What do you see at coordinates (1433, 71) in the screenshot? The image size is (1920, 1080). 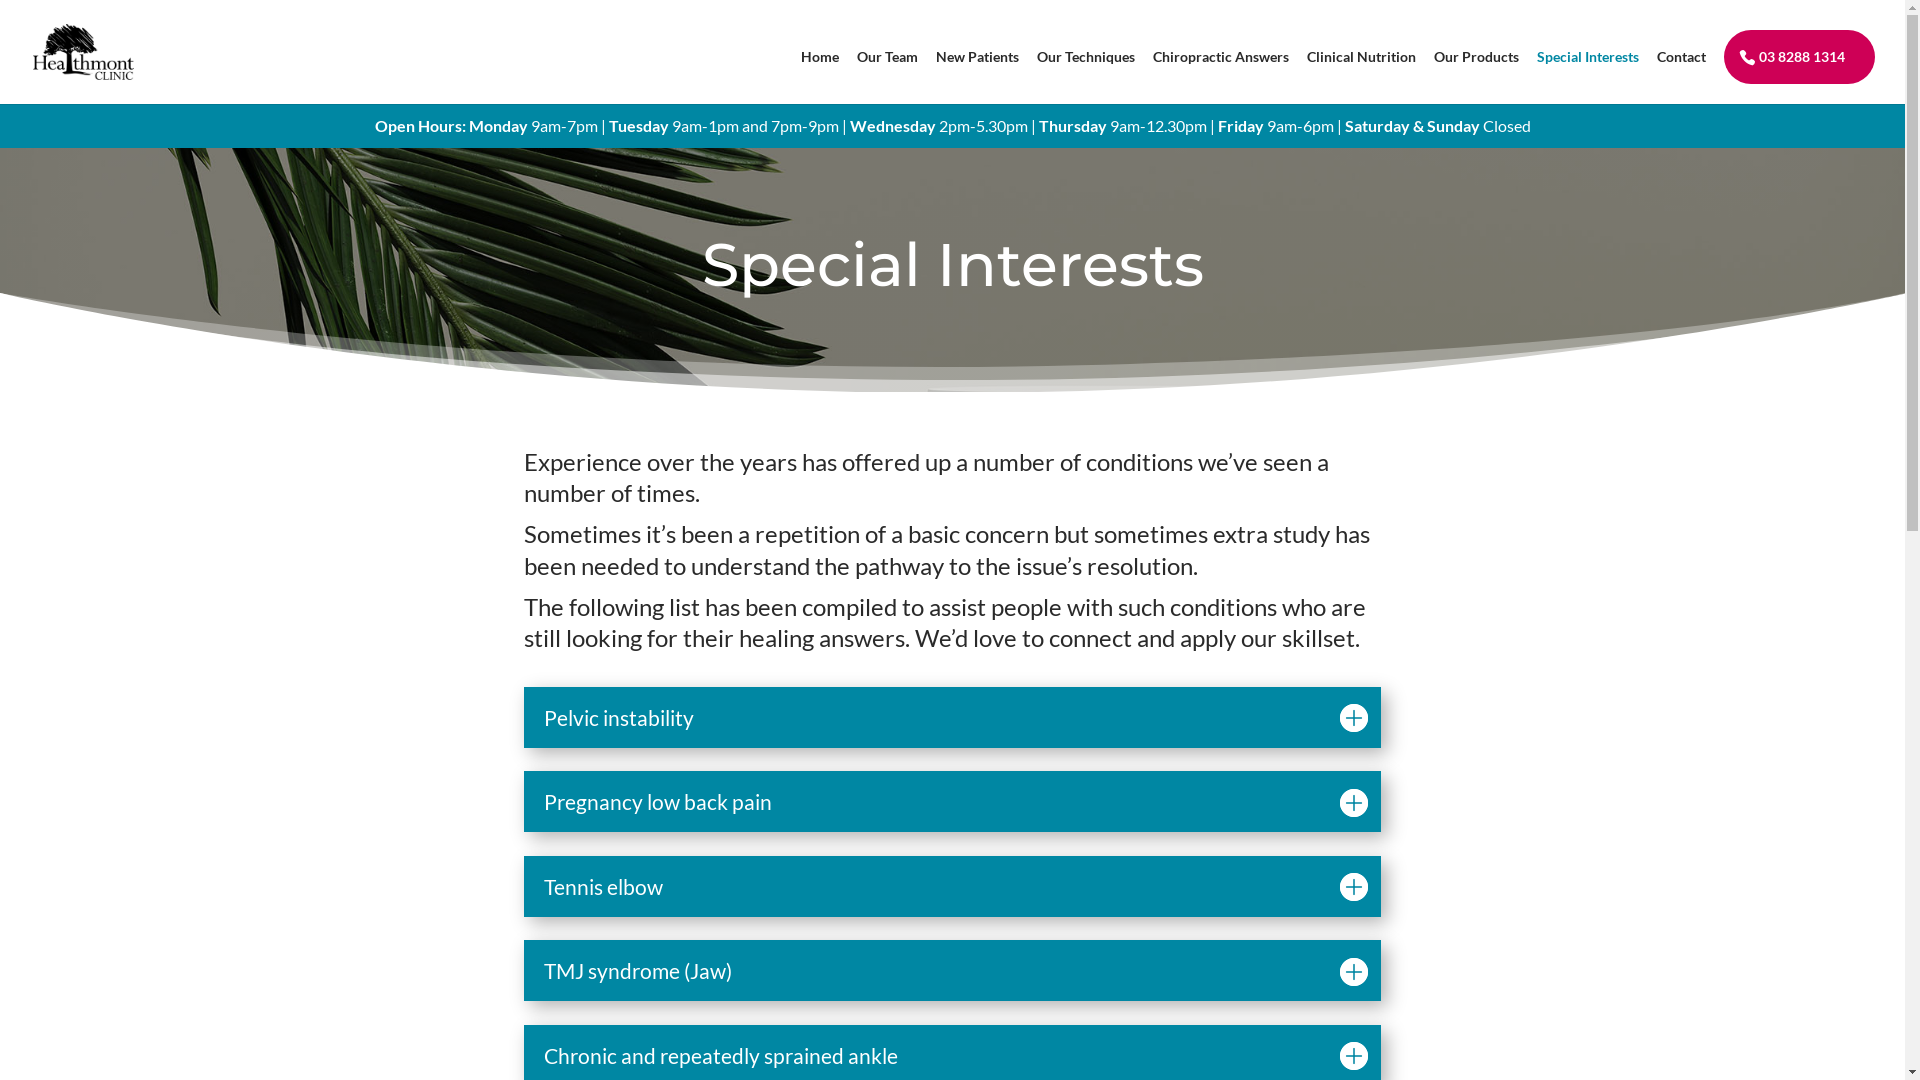 I see `'Our Products'` at bounding box center [1433, 71].